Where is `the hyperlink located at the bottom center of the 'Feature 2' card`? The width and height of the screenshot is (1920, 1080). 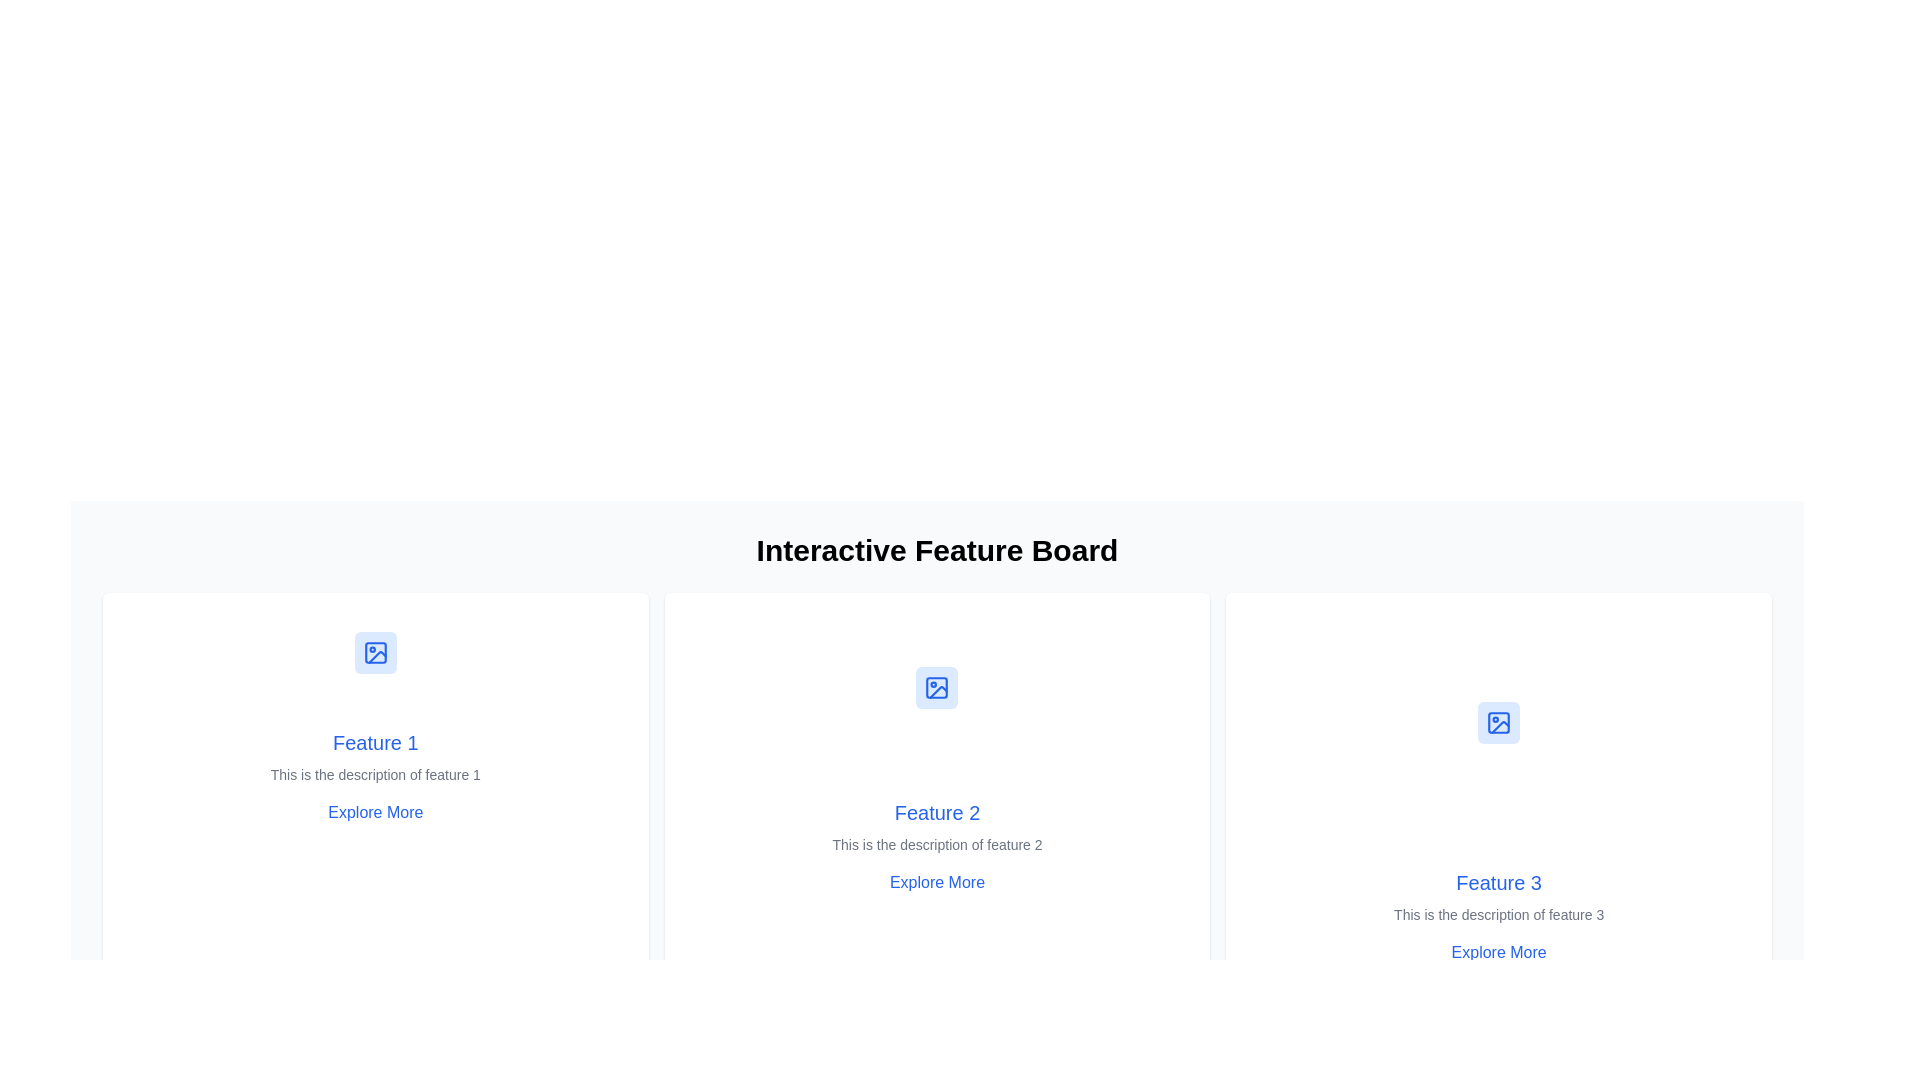 the hyperlink located at the bottom center of the 'Feature 2' card is located at coordinates (936, 882).